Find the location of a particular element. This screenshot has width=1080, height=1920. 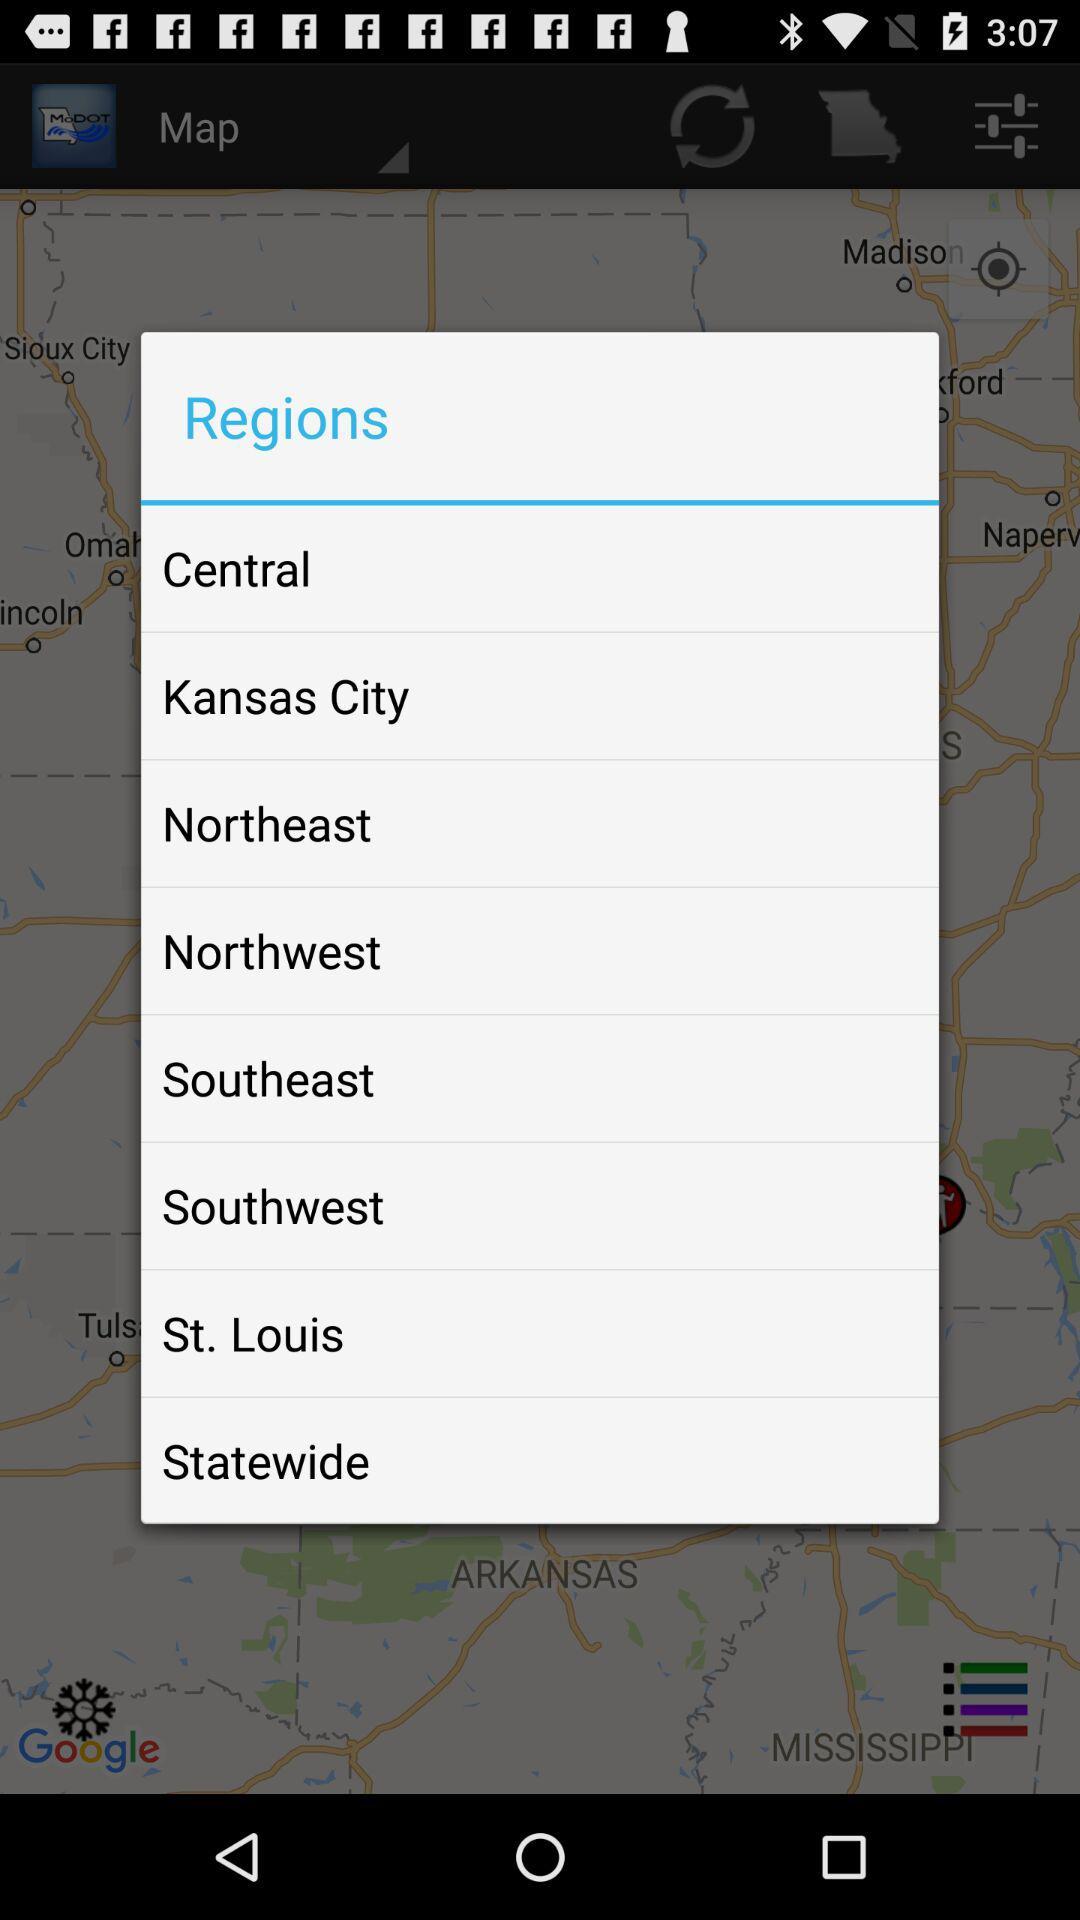

the central at the top left corner is located at coordinates (235, 567).